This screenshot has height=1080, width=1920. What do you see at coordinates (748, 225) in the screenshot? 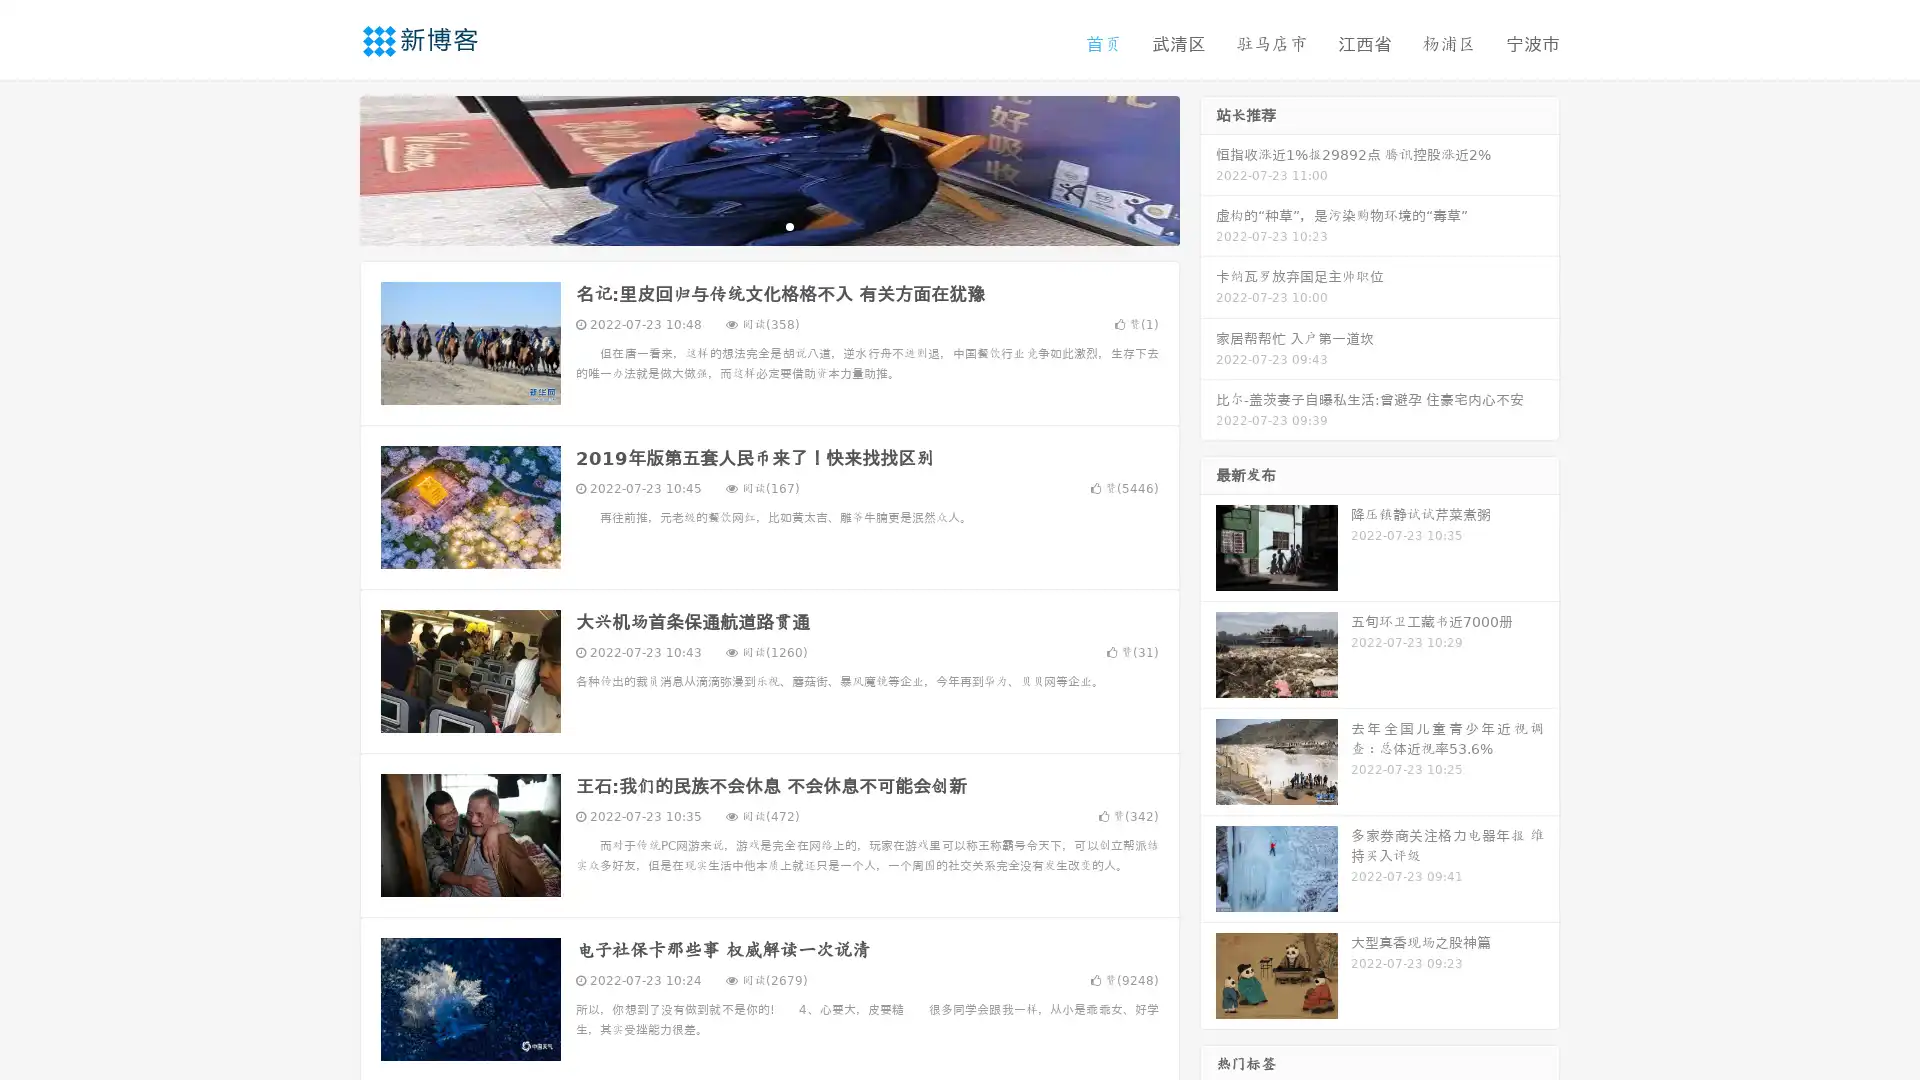
I see `Go to slide 1` at bounding box center [748, 225].